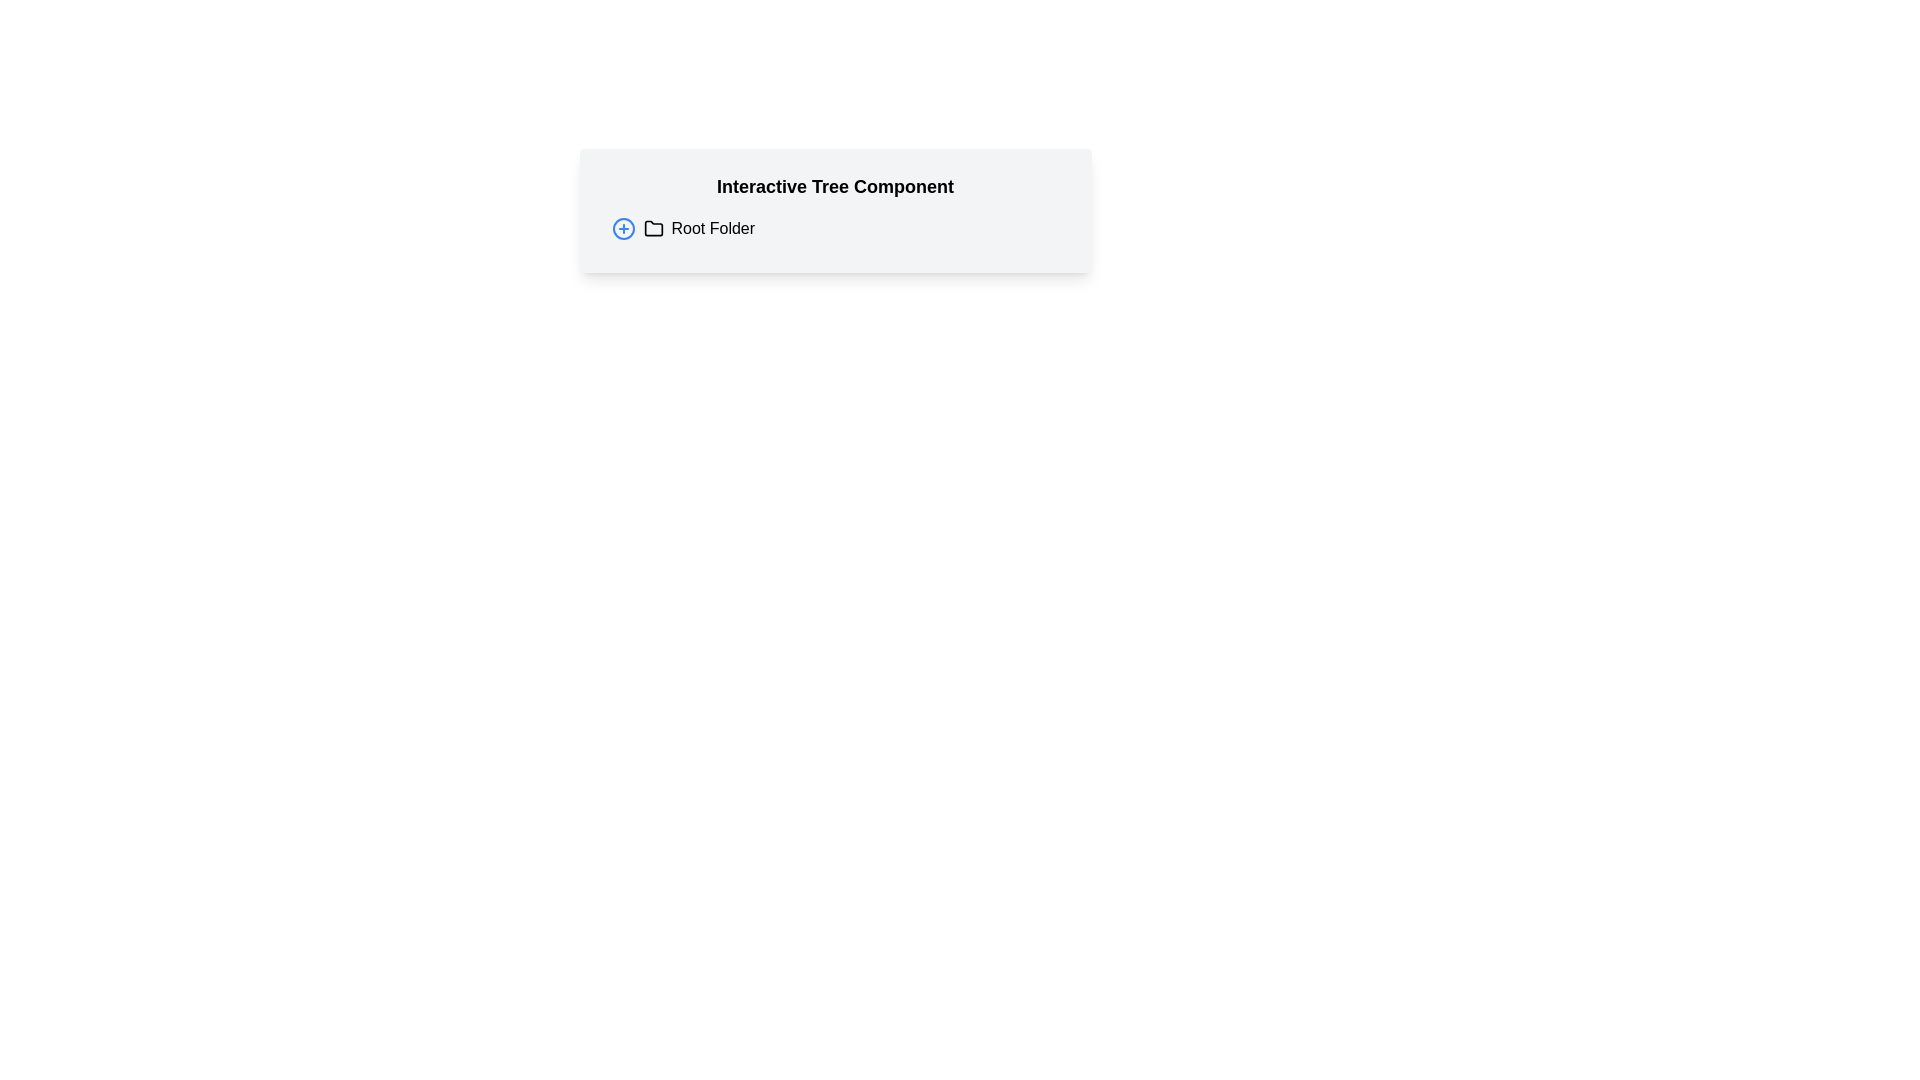 The image size is (1920, 1080). What do you see at coordinates (622, 227) in the screenshot?
I see `the circular element within the SVG that serves as the outer boundary of the '+' shaped icon design, located adjacent to the folder icon and left of the 'Root Folder' text` at bounding box center [622, 227].